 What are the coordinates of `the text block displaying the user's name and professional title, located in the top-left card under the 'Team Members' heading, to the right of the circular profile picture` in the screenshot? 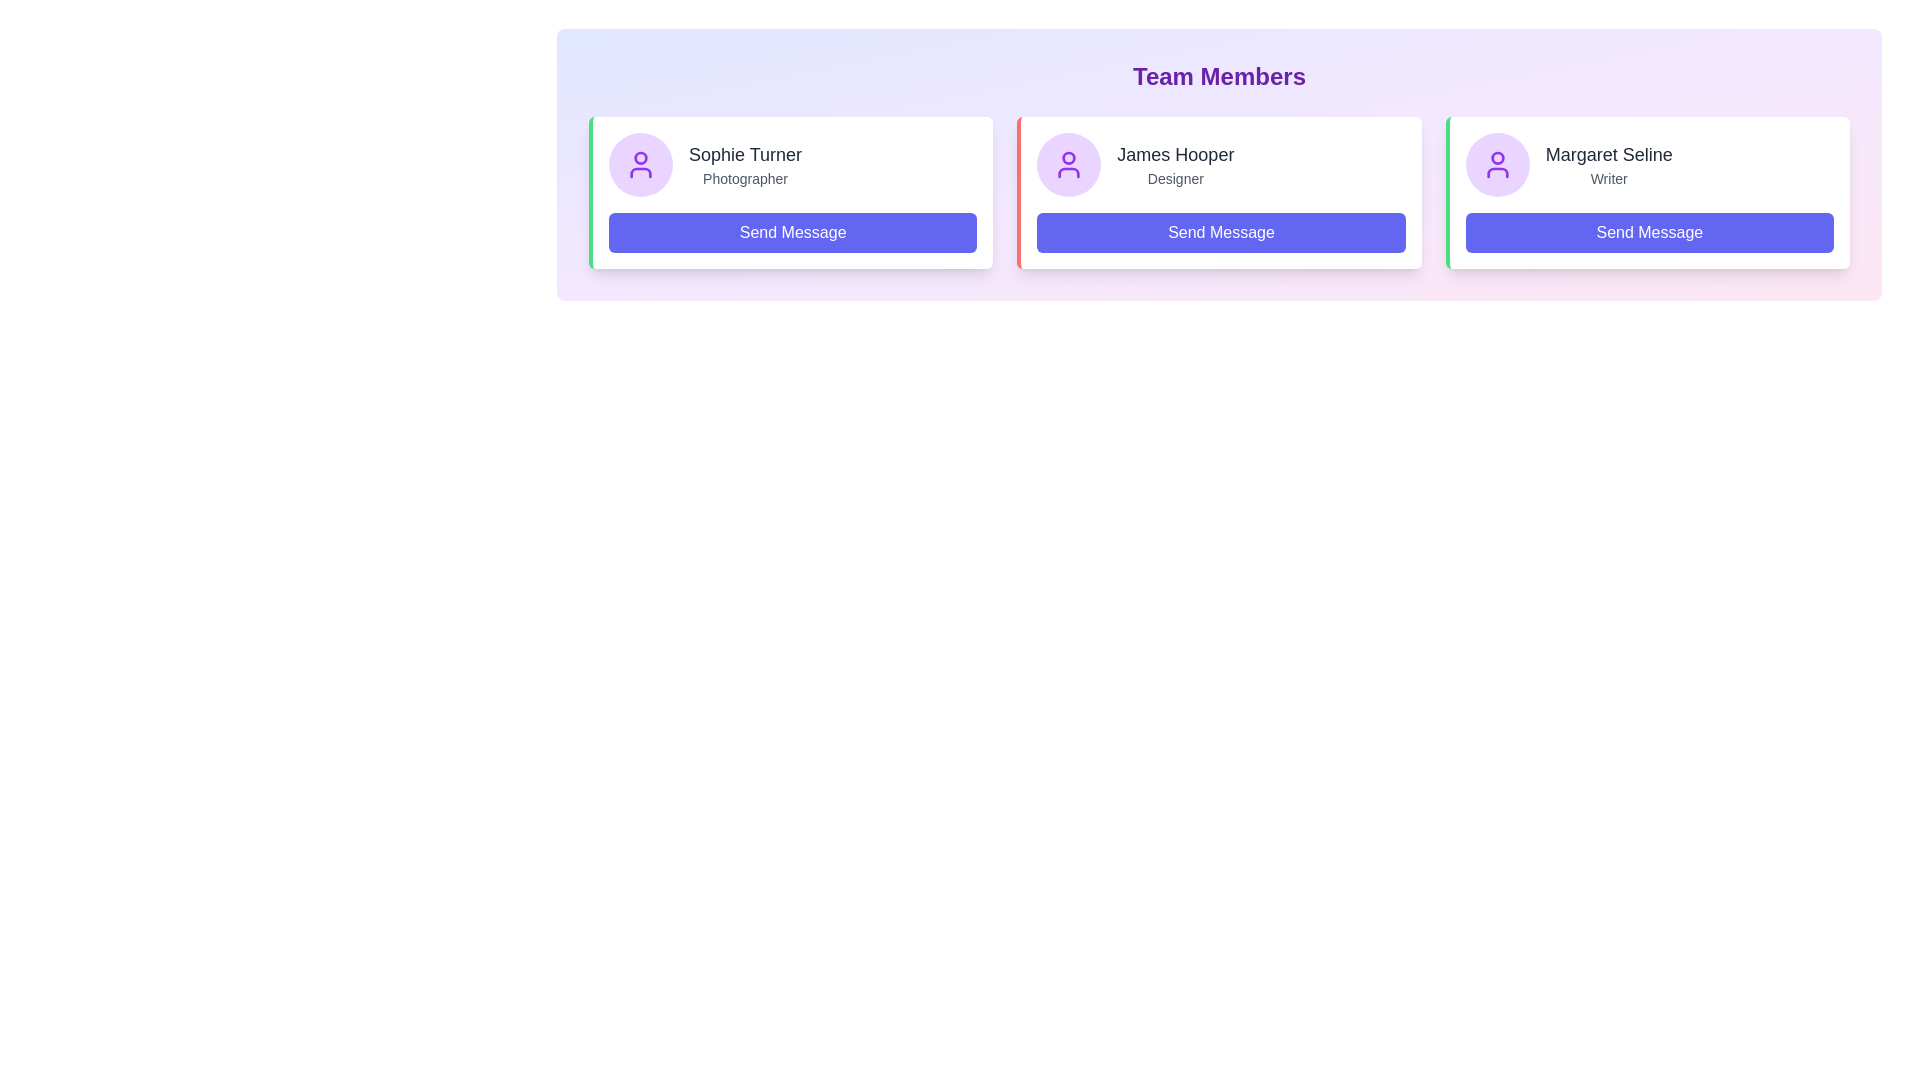 It's located at (744, 164).